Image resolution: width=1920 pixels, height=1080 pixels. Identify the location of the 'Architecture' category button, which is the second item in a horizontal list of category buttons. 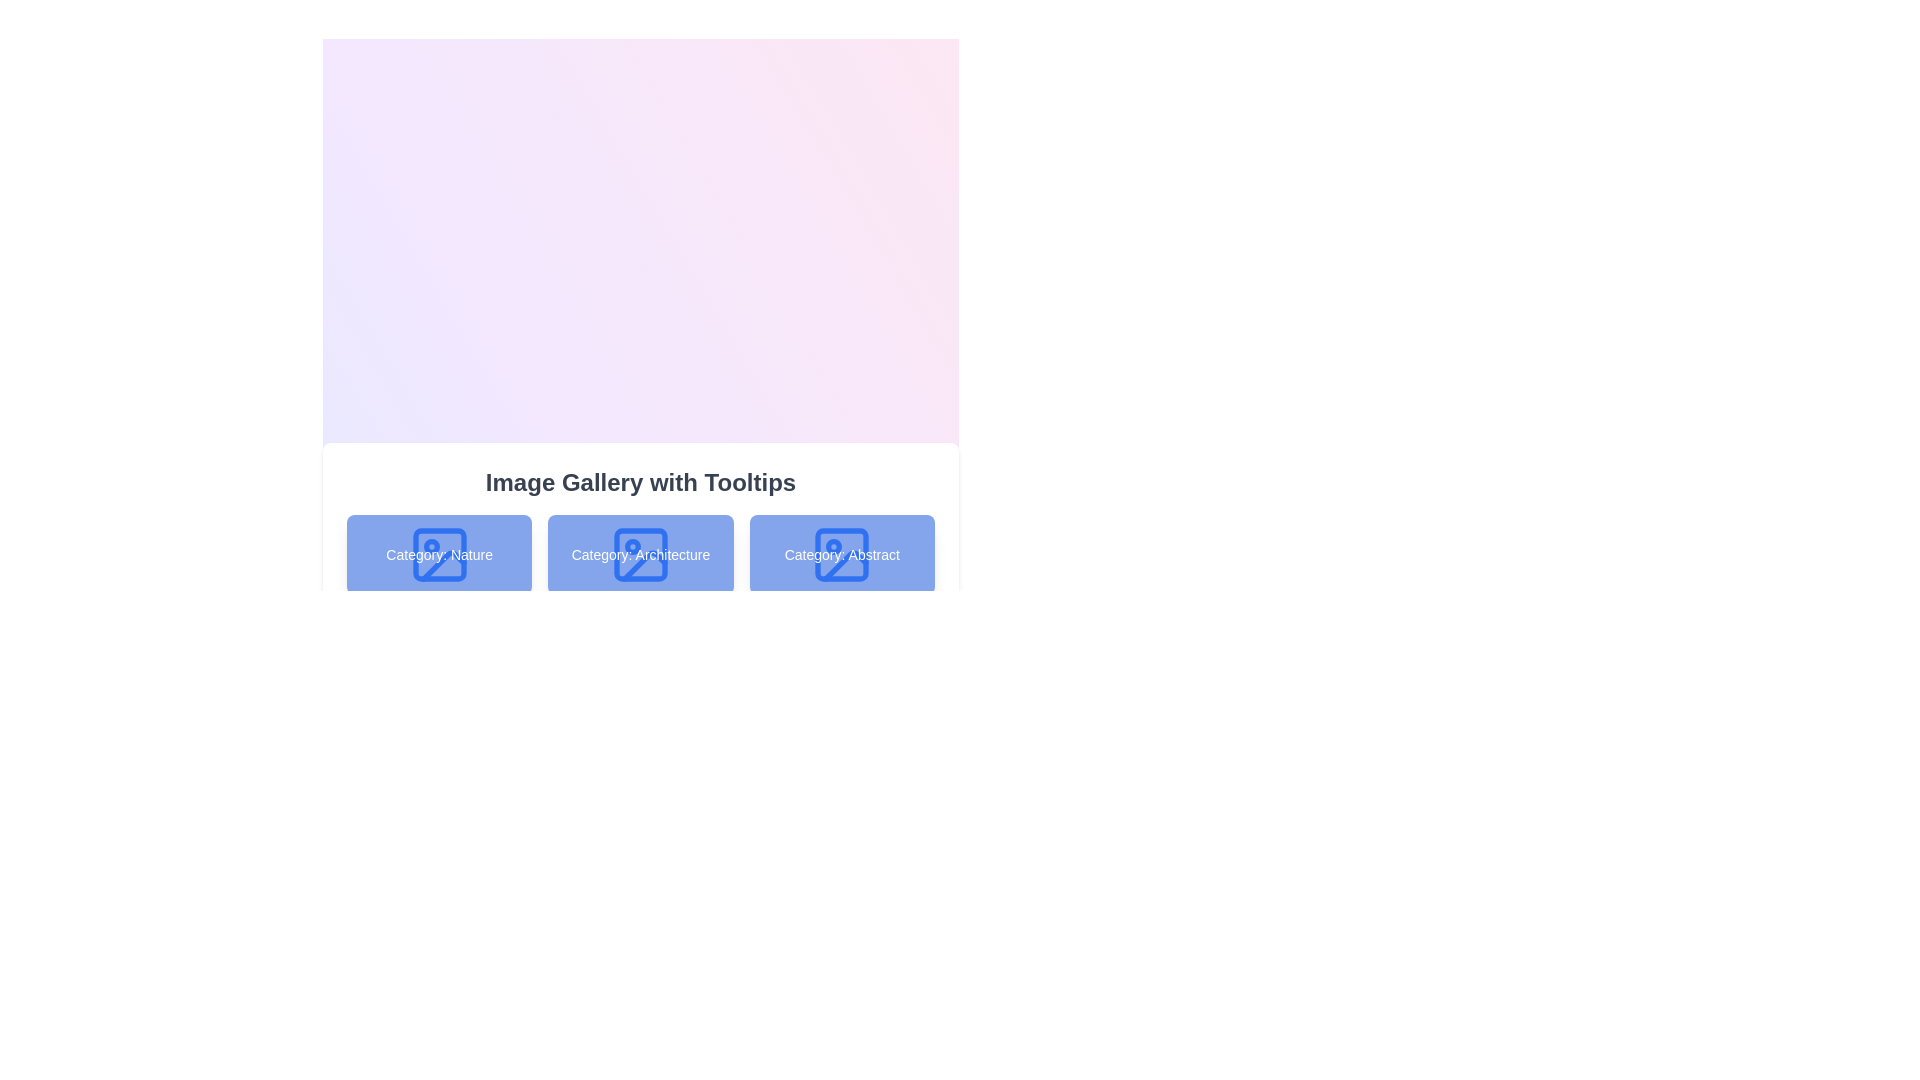
(640, 555).